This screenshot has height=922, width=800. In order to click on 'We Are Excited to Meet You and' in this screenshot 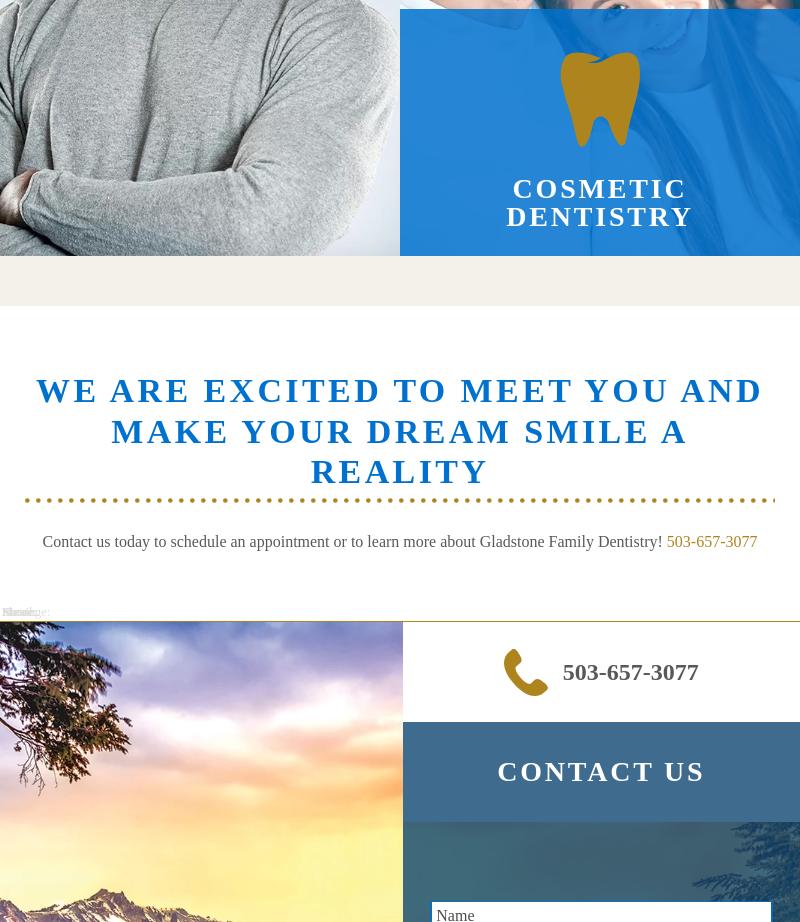, I will do `click(400, 388)`.